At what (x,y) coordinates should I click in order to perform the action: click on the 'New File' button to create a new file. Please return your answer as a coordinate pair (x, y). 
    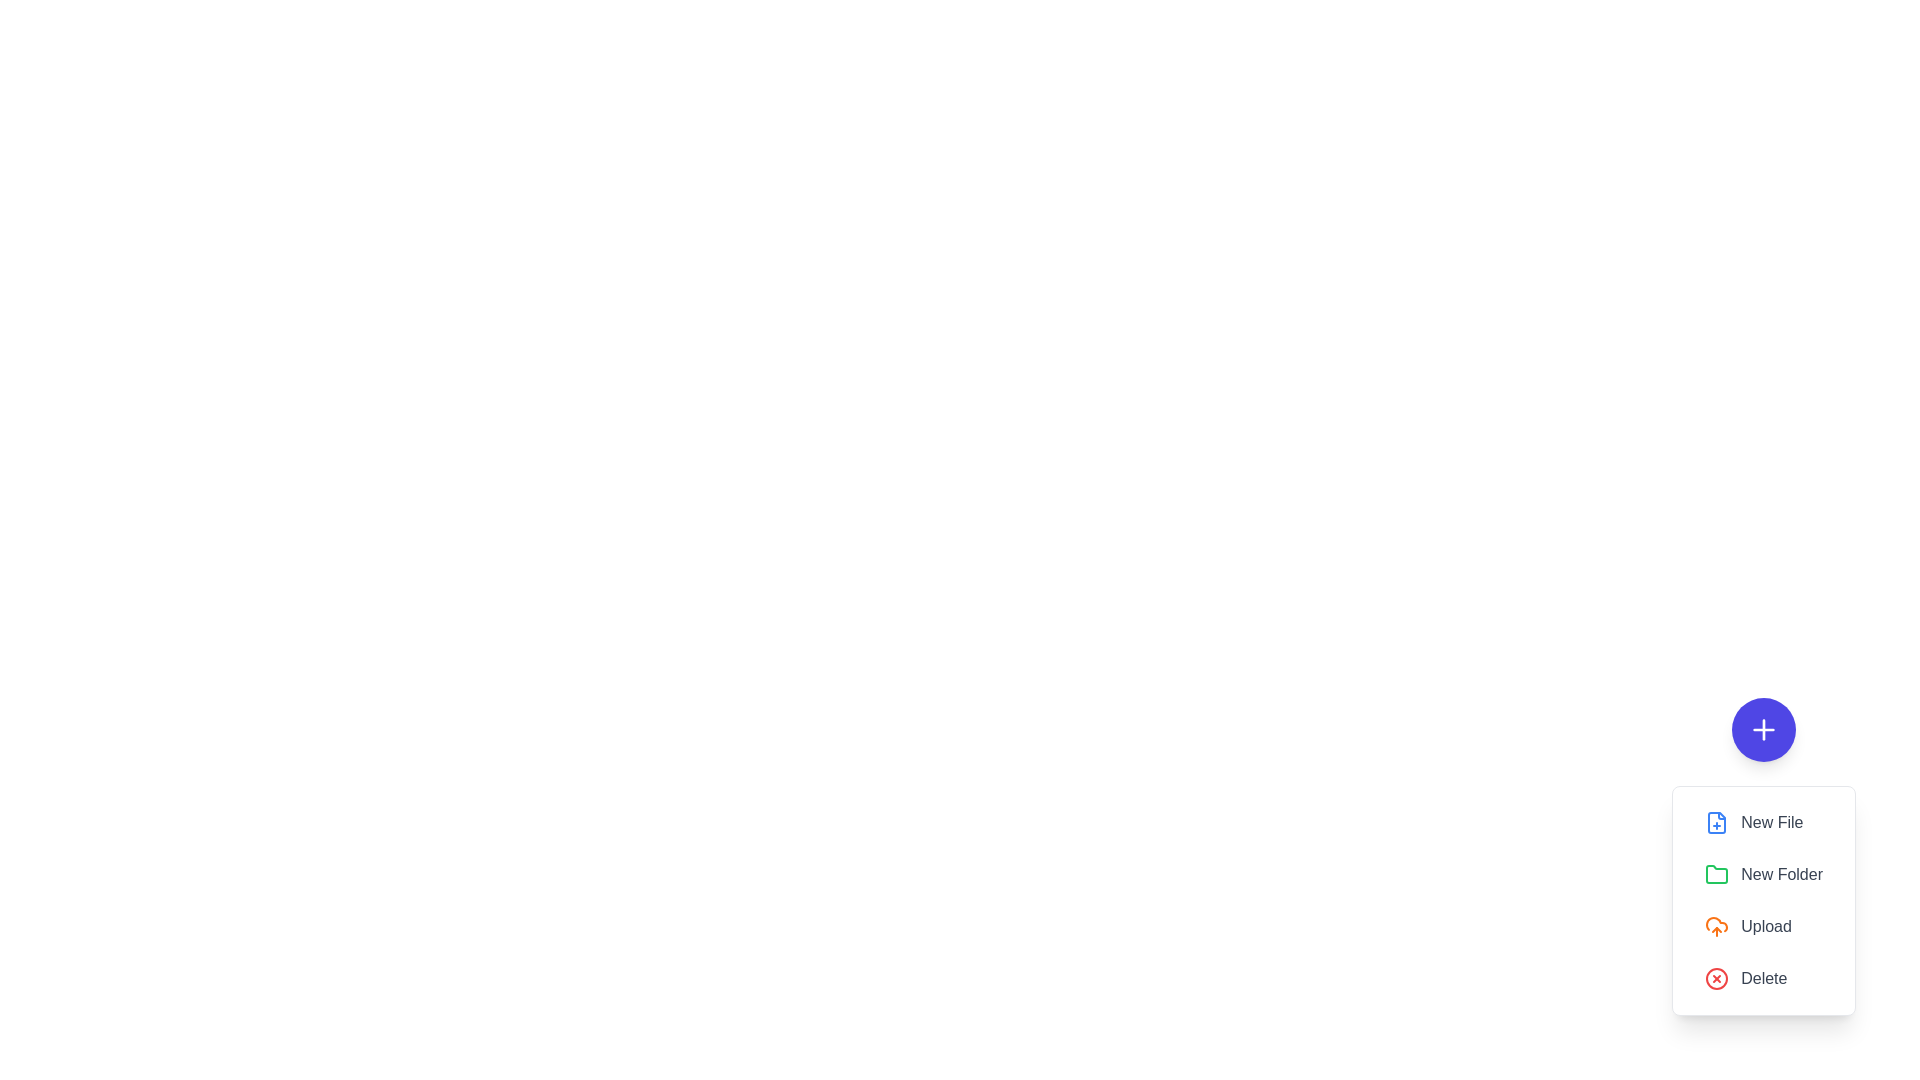
    Looking at the image, I should click on (1764, 822).